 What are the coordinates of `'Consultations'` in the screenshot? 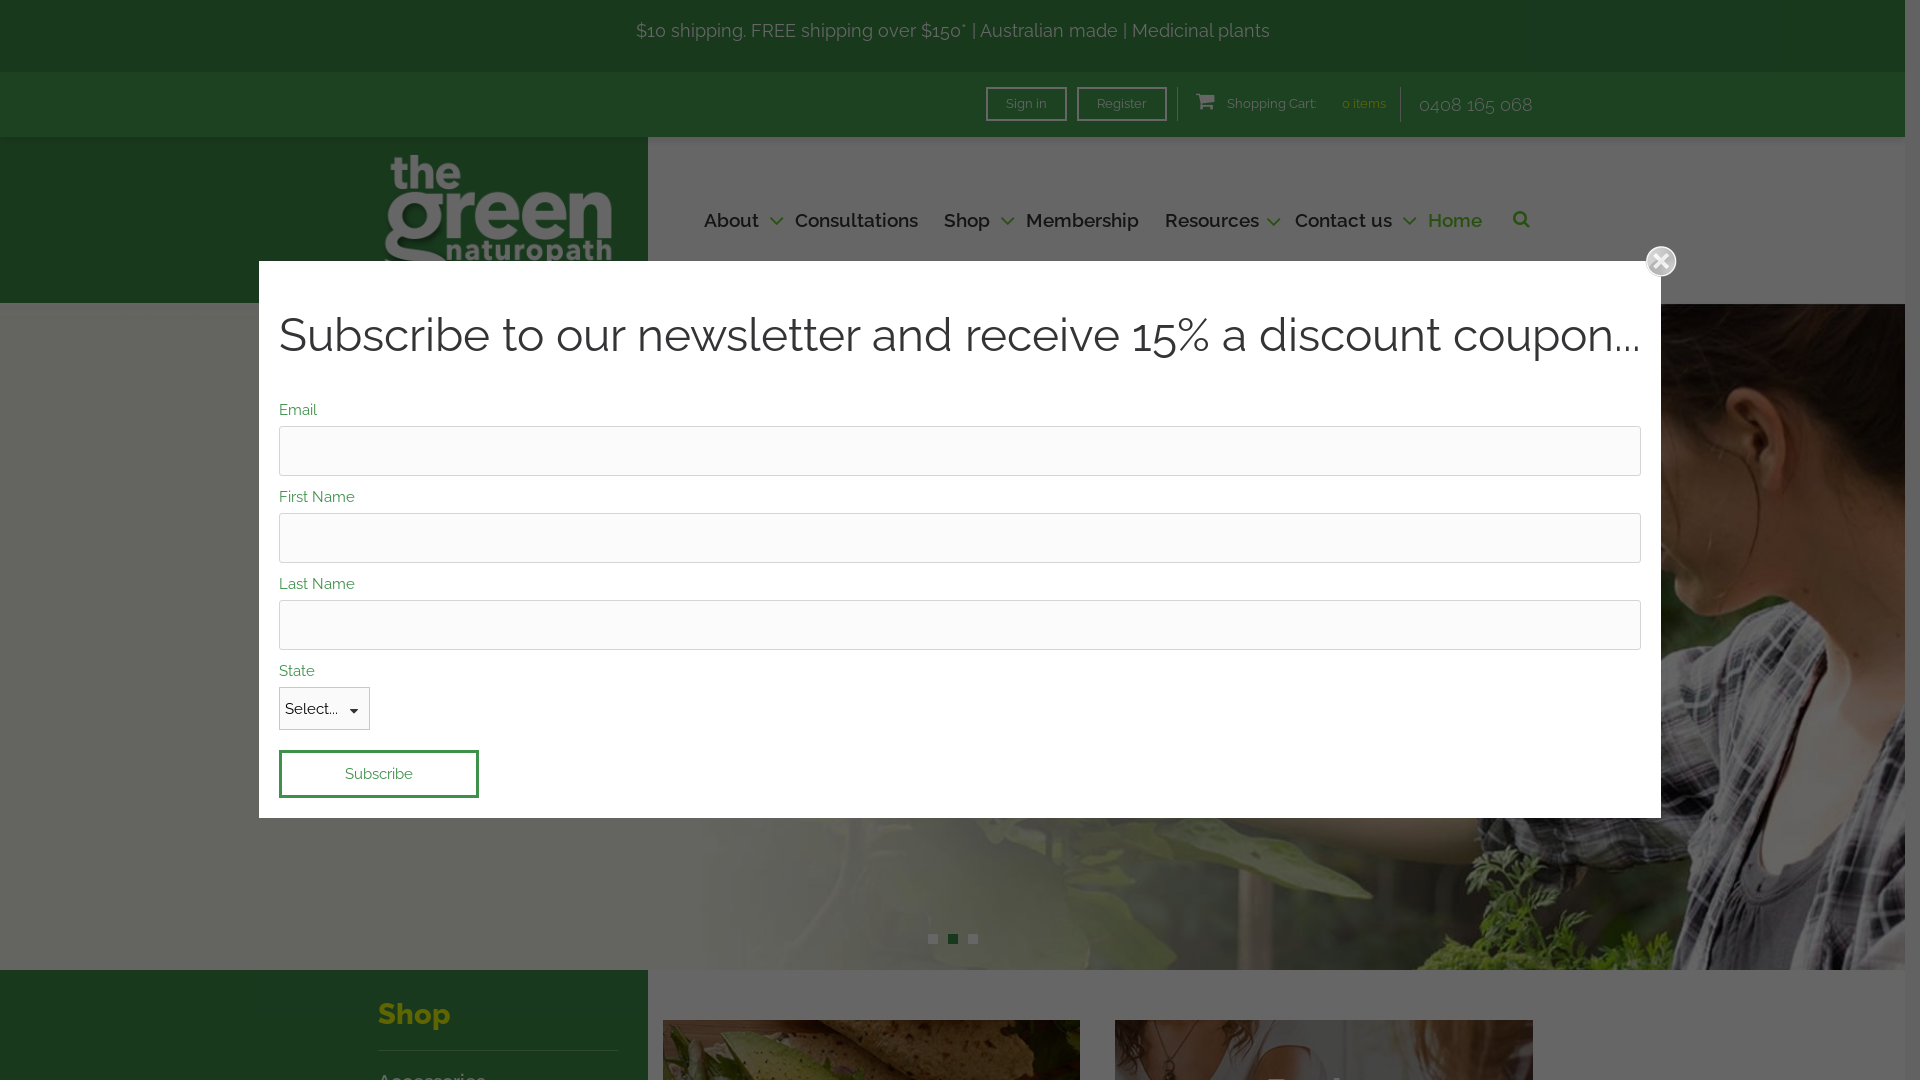 It's located at (856, 219).